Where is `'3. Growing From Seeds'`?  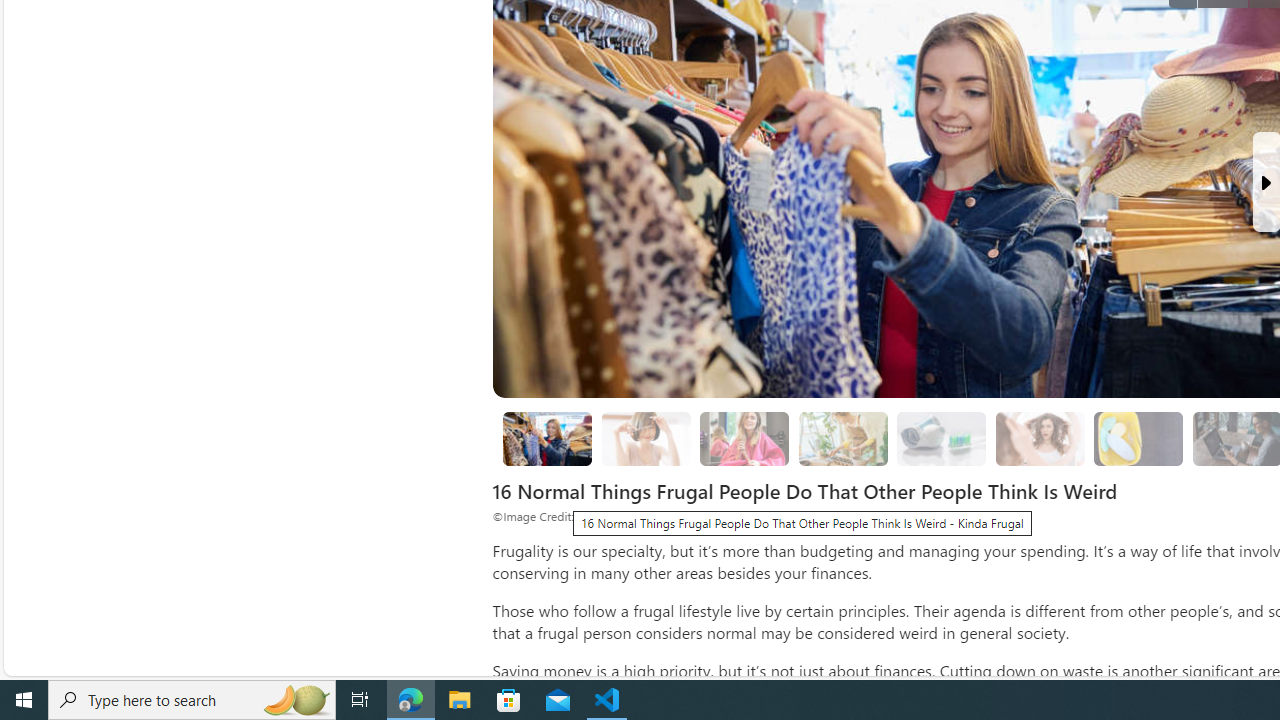
'3. Growing From Seeds' is located at coordinates (842, 437).